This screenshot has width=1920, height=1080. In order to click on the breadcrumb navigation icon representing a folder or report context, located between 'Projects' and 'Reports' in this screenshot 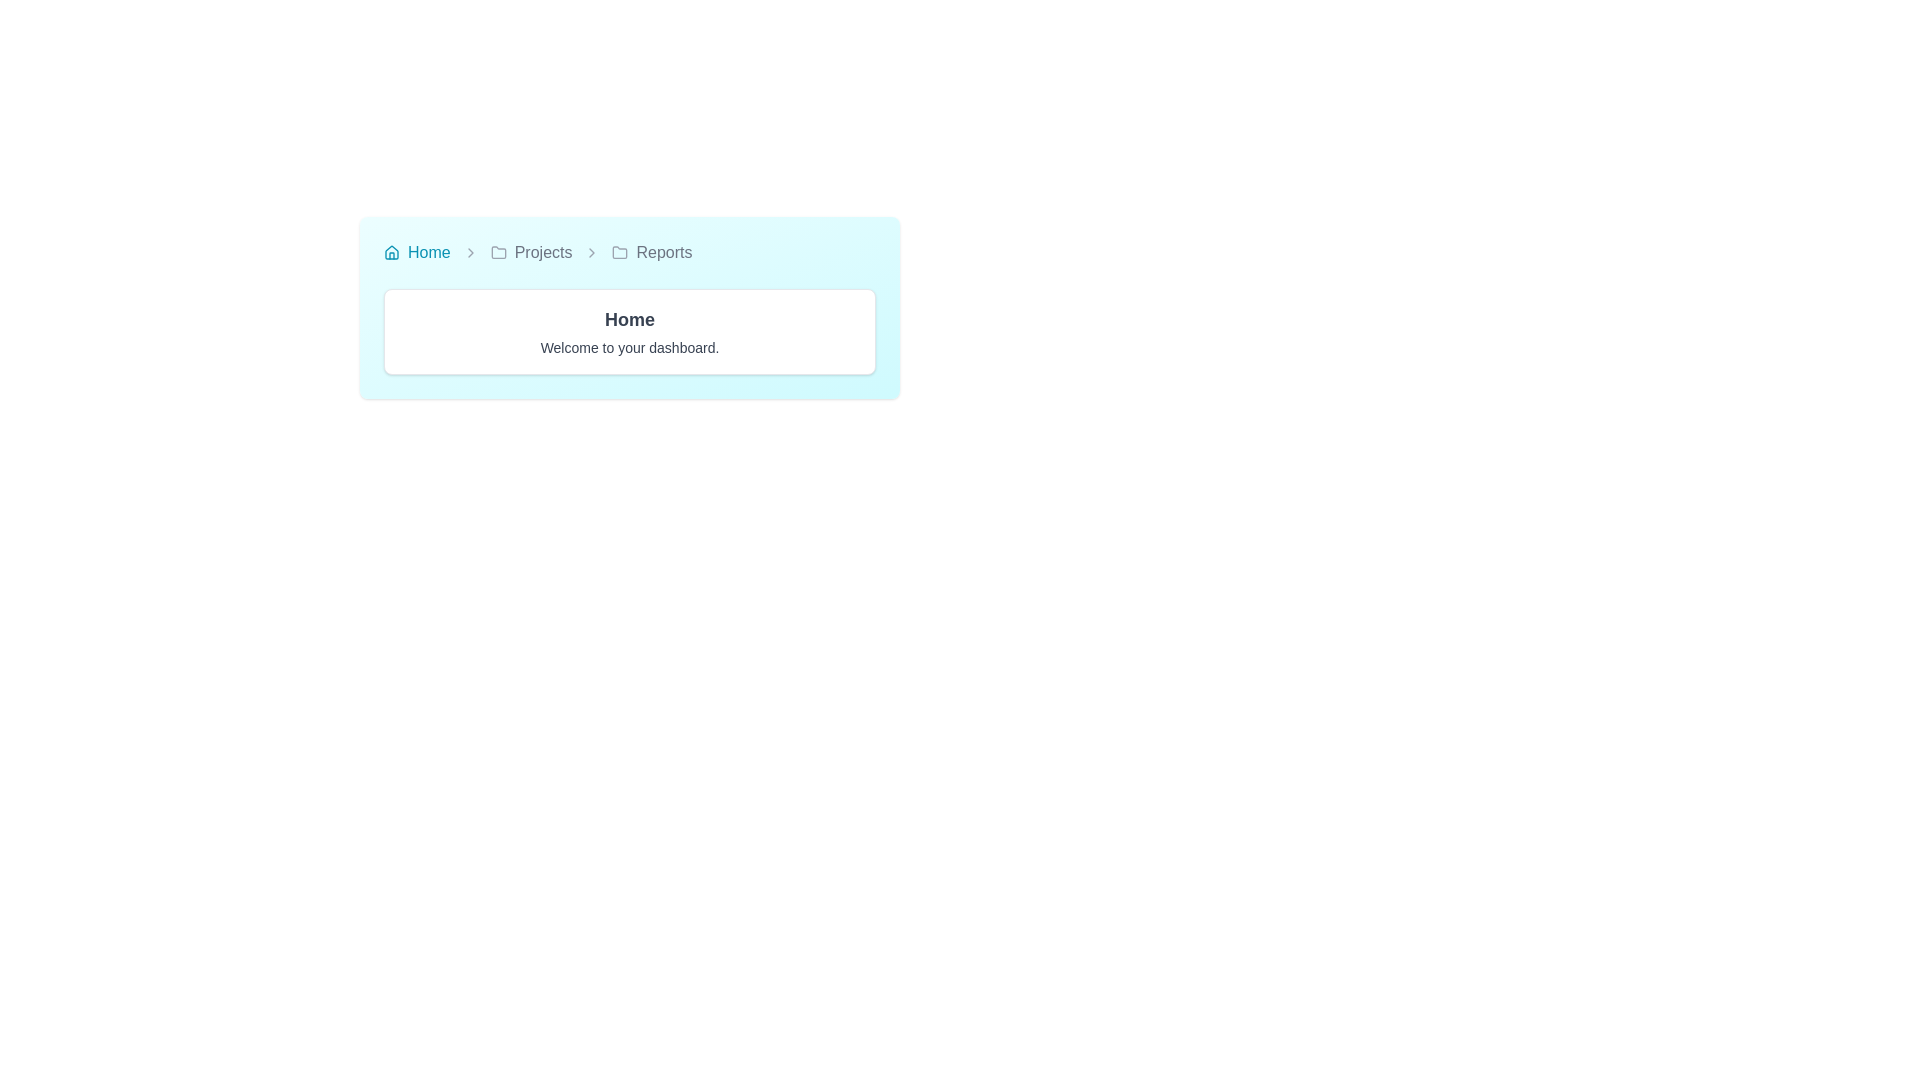, I will do `click(498, 251)`.